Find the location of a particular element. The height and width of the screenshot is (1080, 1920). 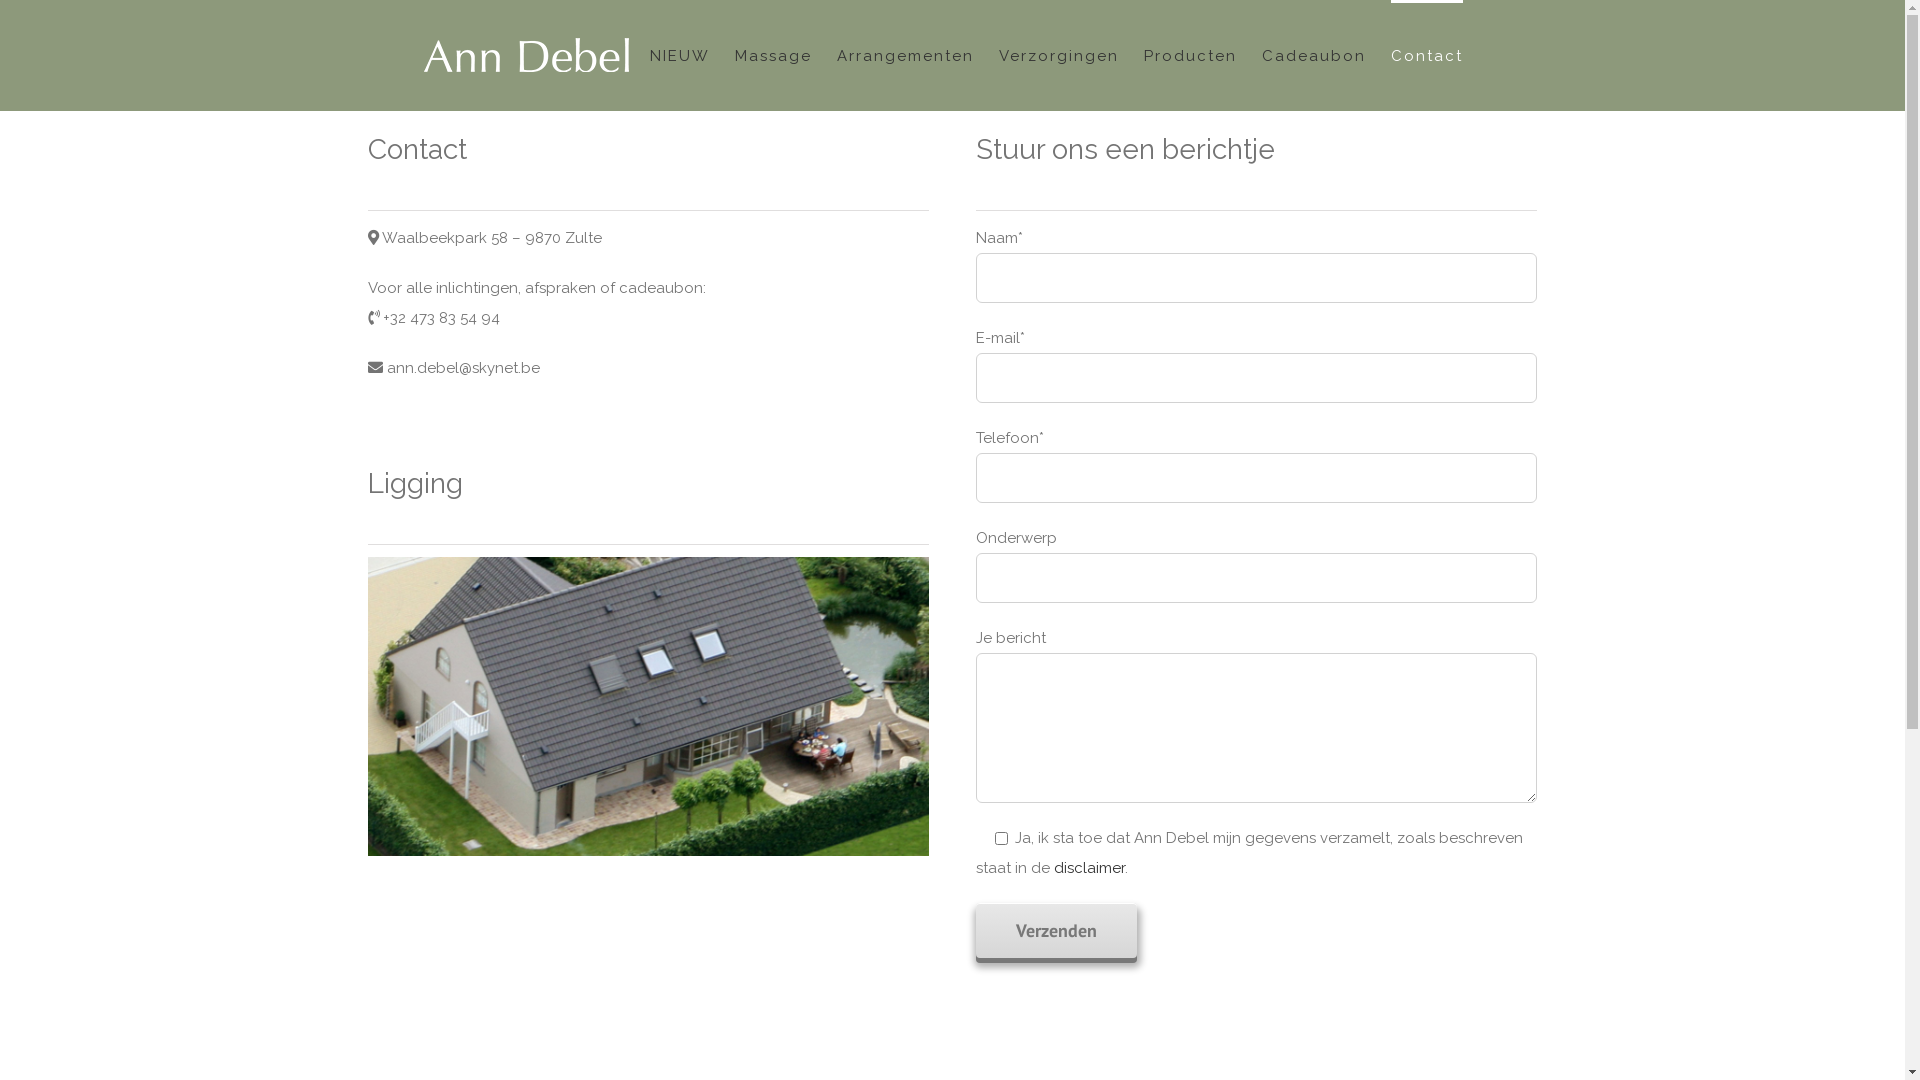

'Contact' is located at coordinates (1389, 53).